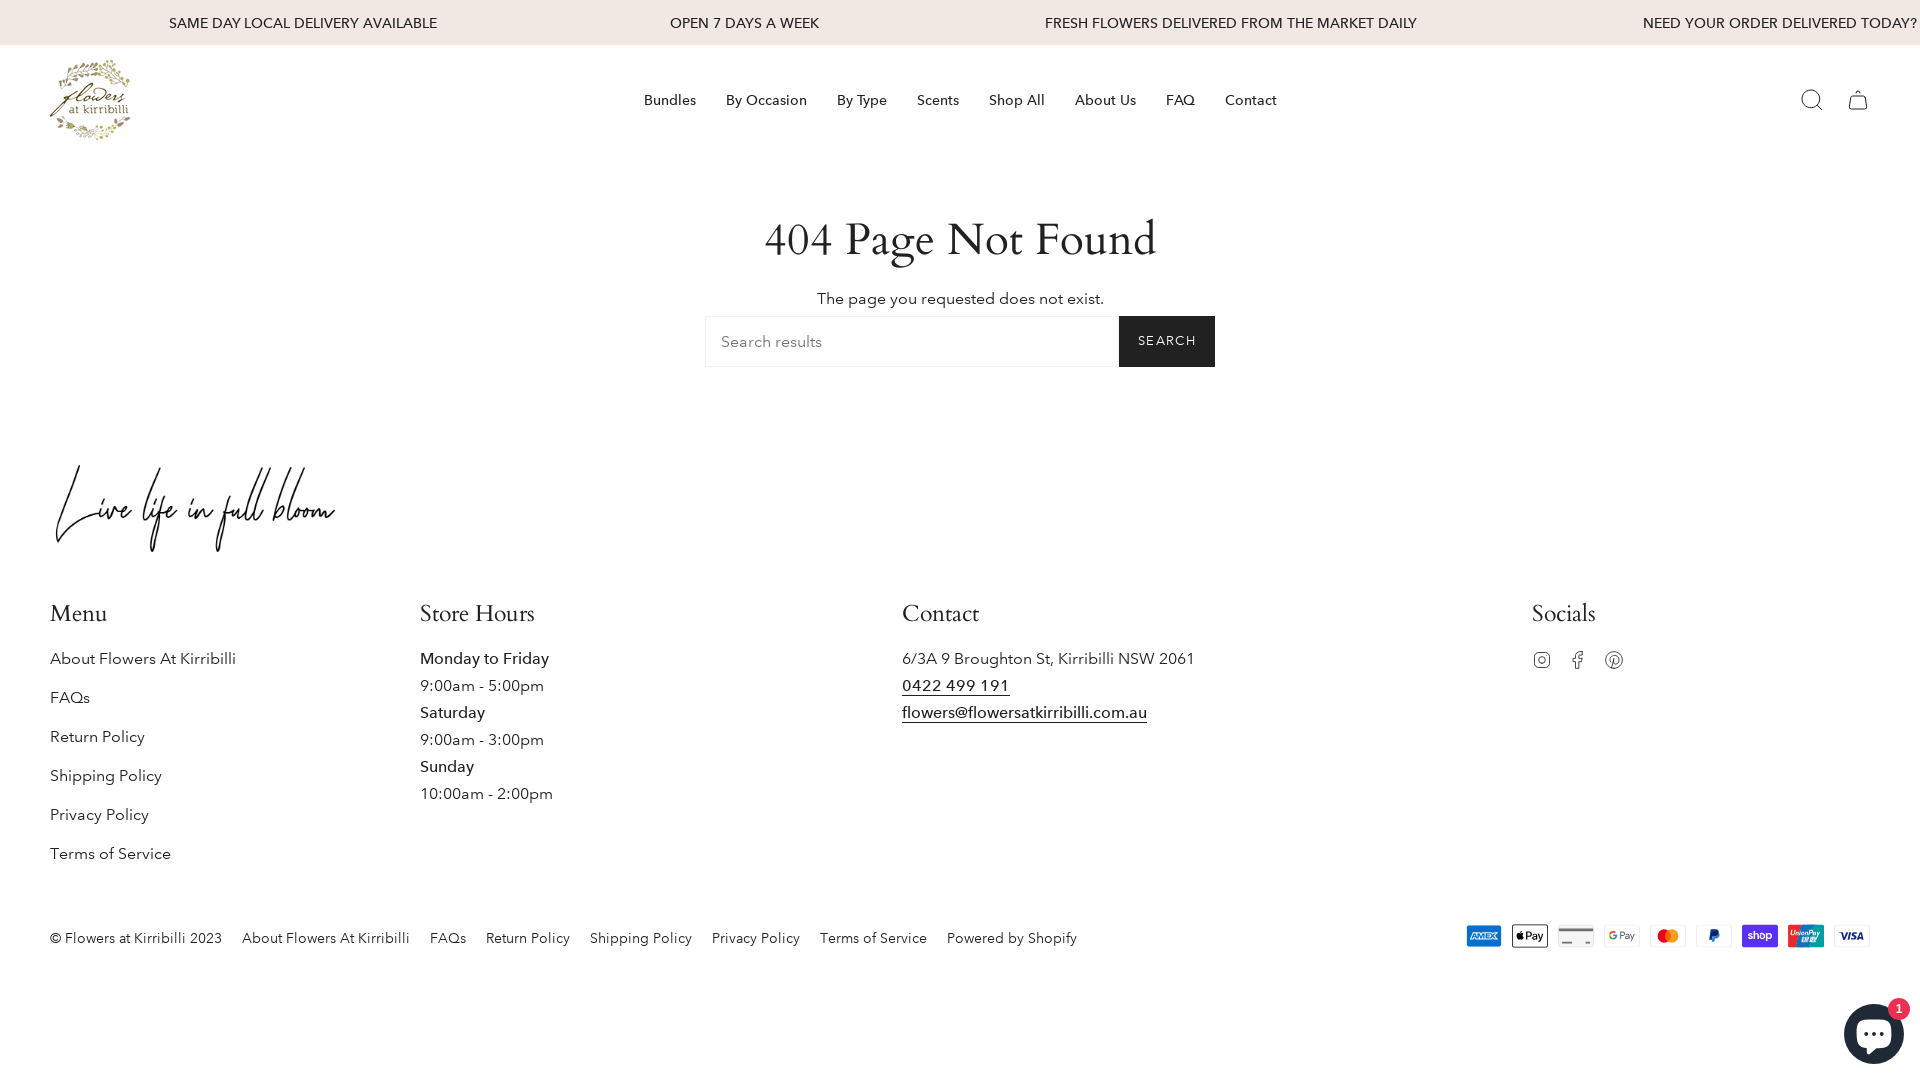 Image resolution: width=1920 pixels, height=1080 pixels. What do you see at coordinates (873, 937) in the screenshot?
I see `'Terms of Service'` at bounding box center [873, 937].